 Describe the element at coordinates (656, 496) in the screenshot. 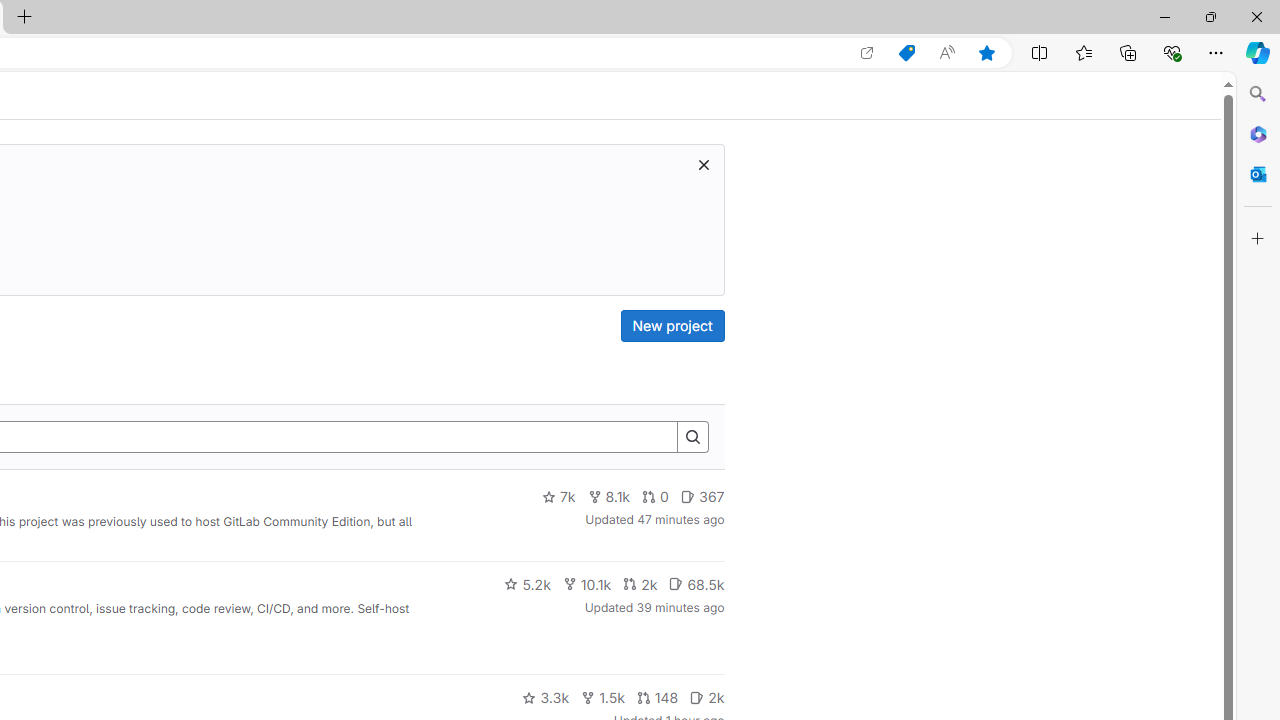

I see `'0'` at that location.